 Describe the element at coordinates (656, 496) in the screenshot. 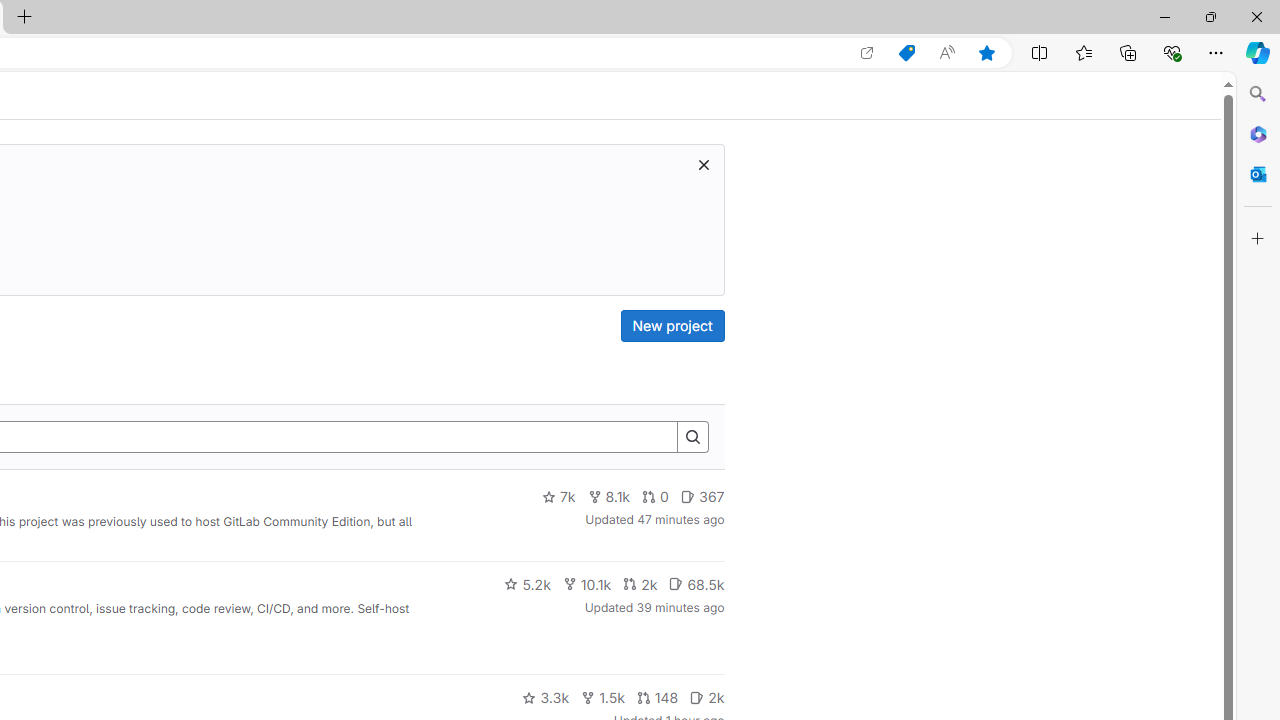

I see `'0'` at that location.